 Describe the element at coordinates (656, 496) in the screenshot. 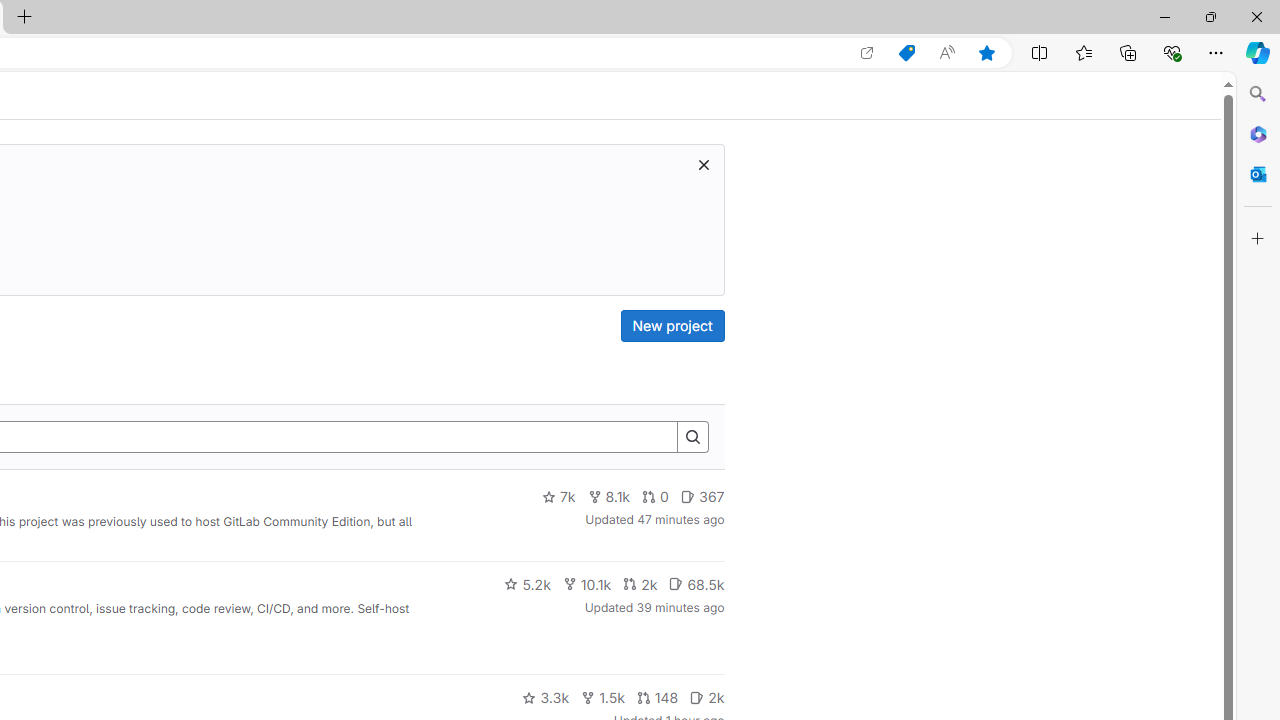

I see `'0'` at that location.